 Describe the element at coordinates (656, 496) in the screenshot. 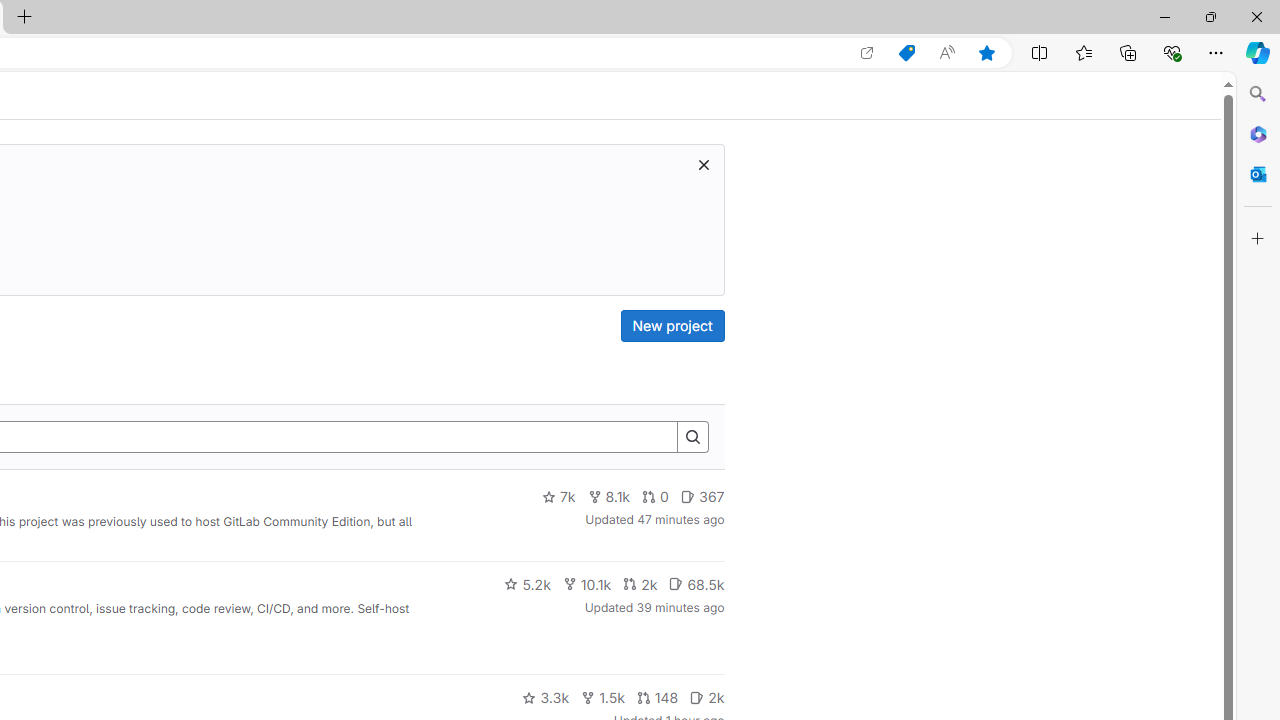

I see `'0'` at that location.